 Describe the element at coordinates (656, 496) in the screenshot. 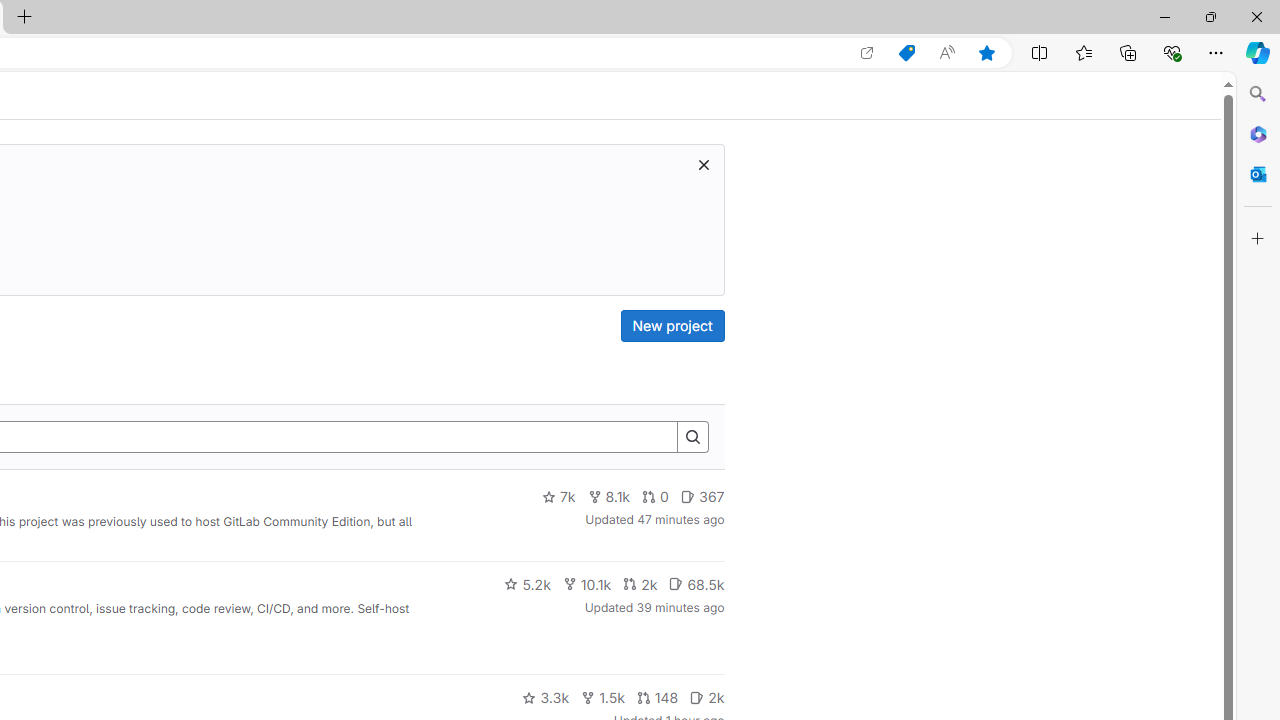

I see `'0'` at that location.